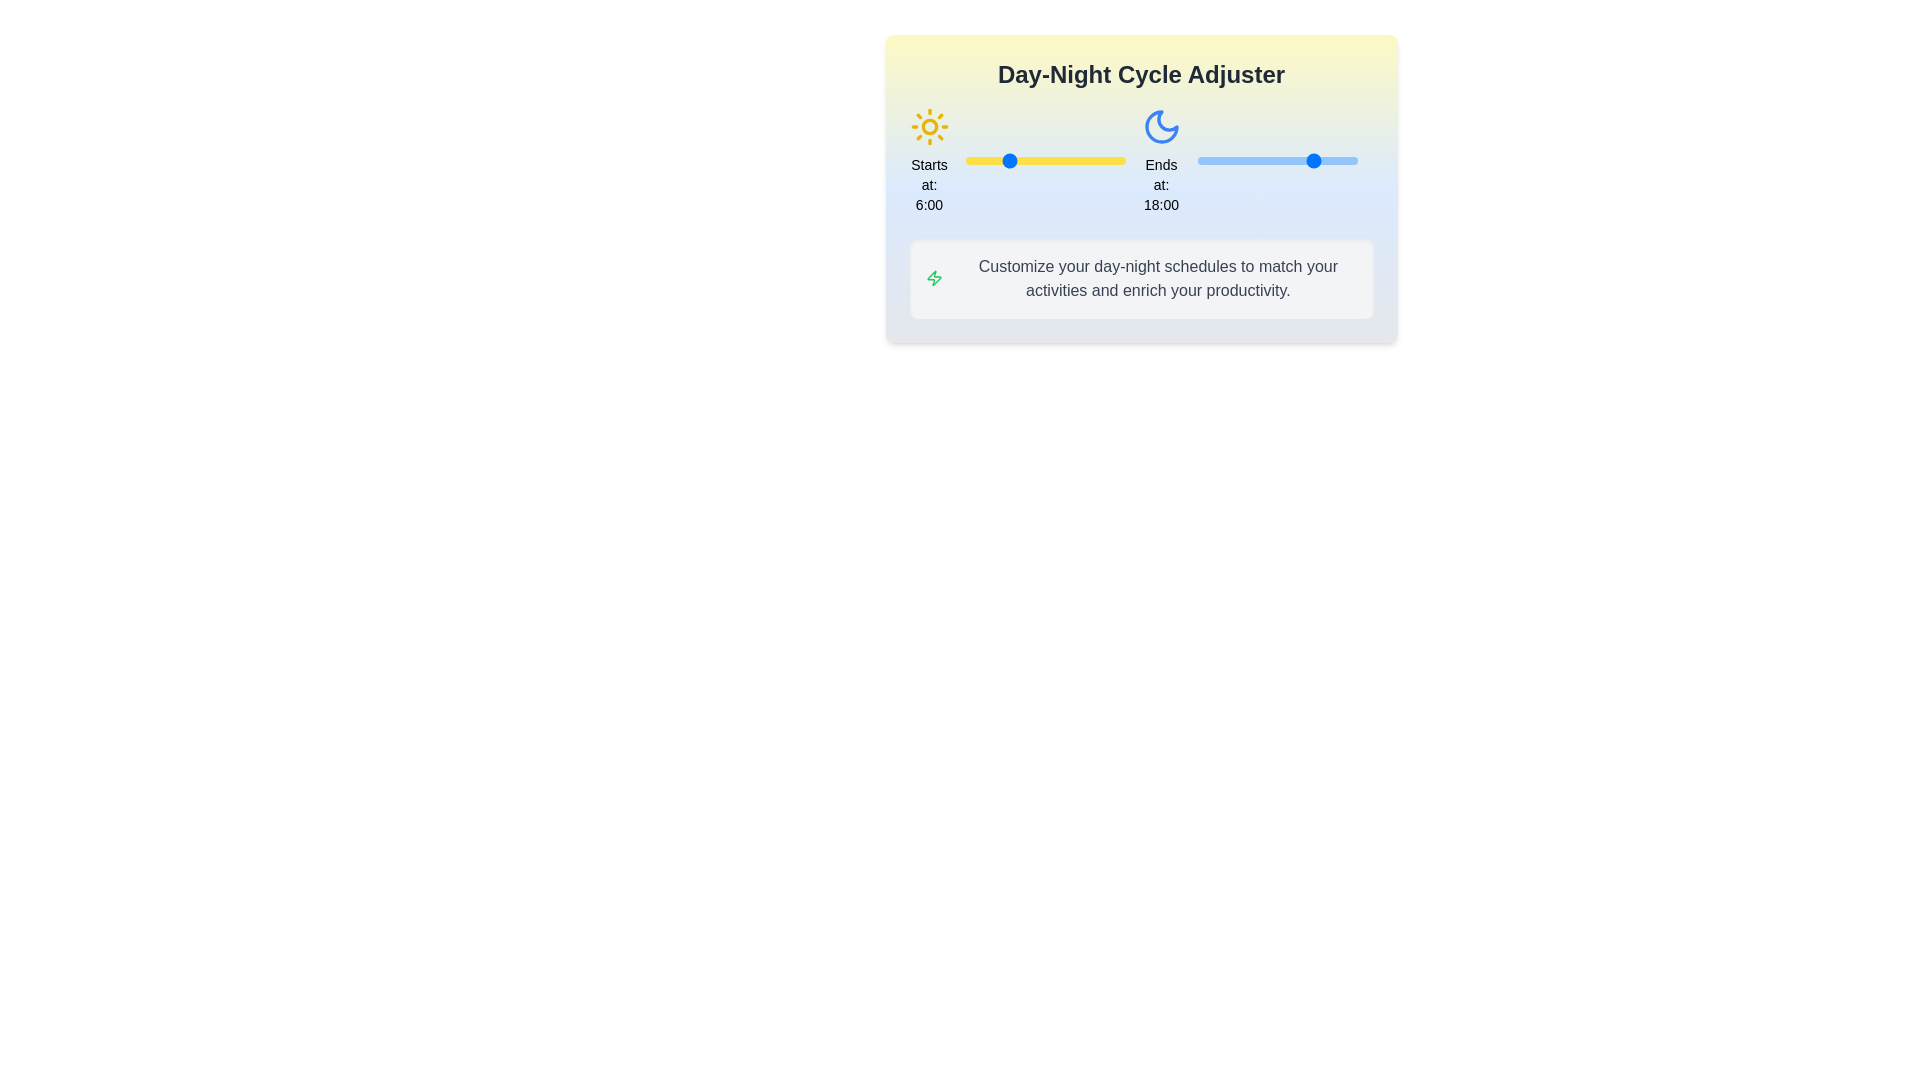 This screenshot has width=1920, height=1080. Describe the element at coordinates (1084, 160) in the screenshot. I see `the start time of the day cycle to 18 hours using the left slider` at that location.